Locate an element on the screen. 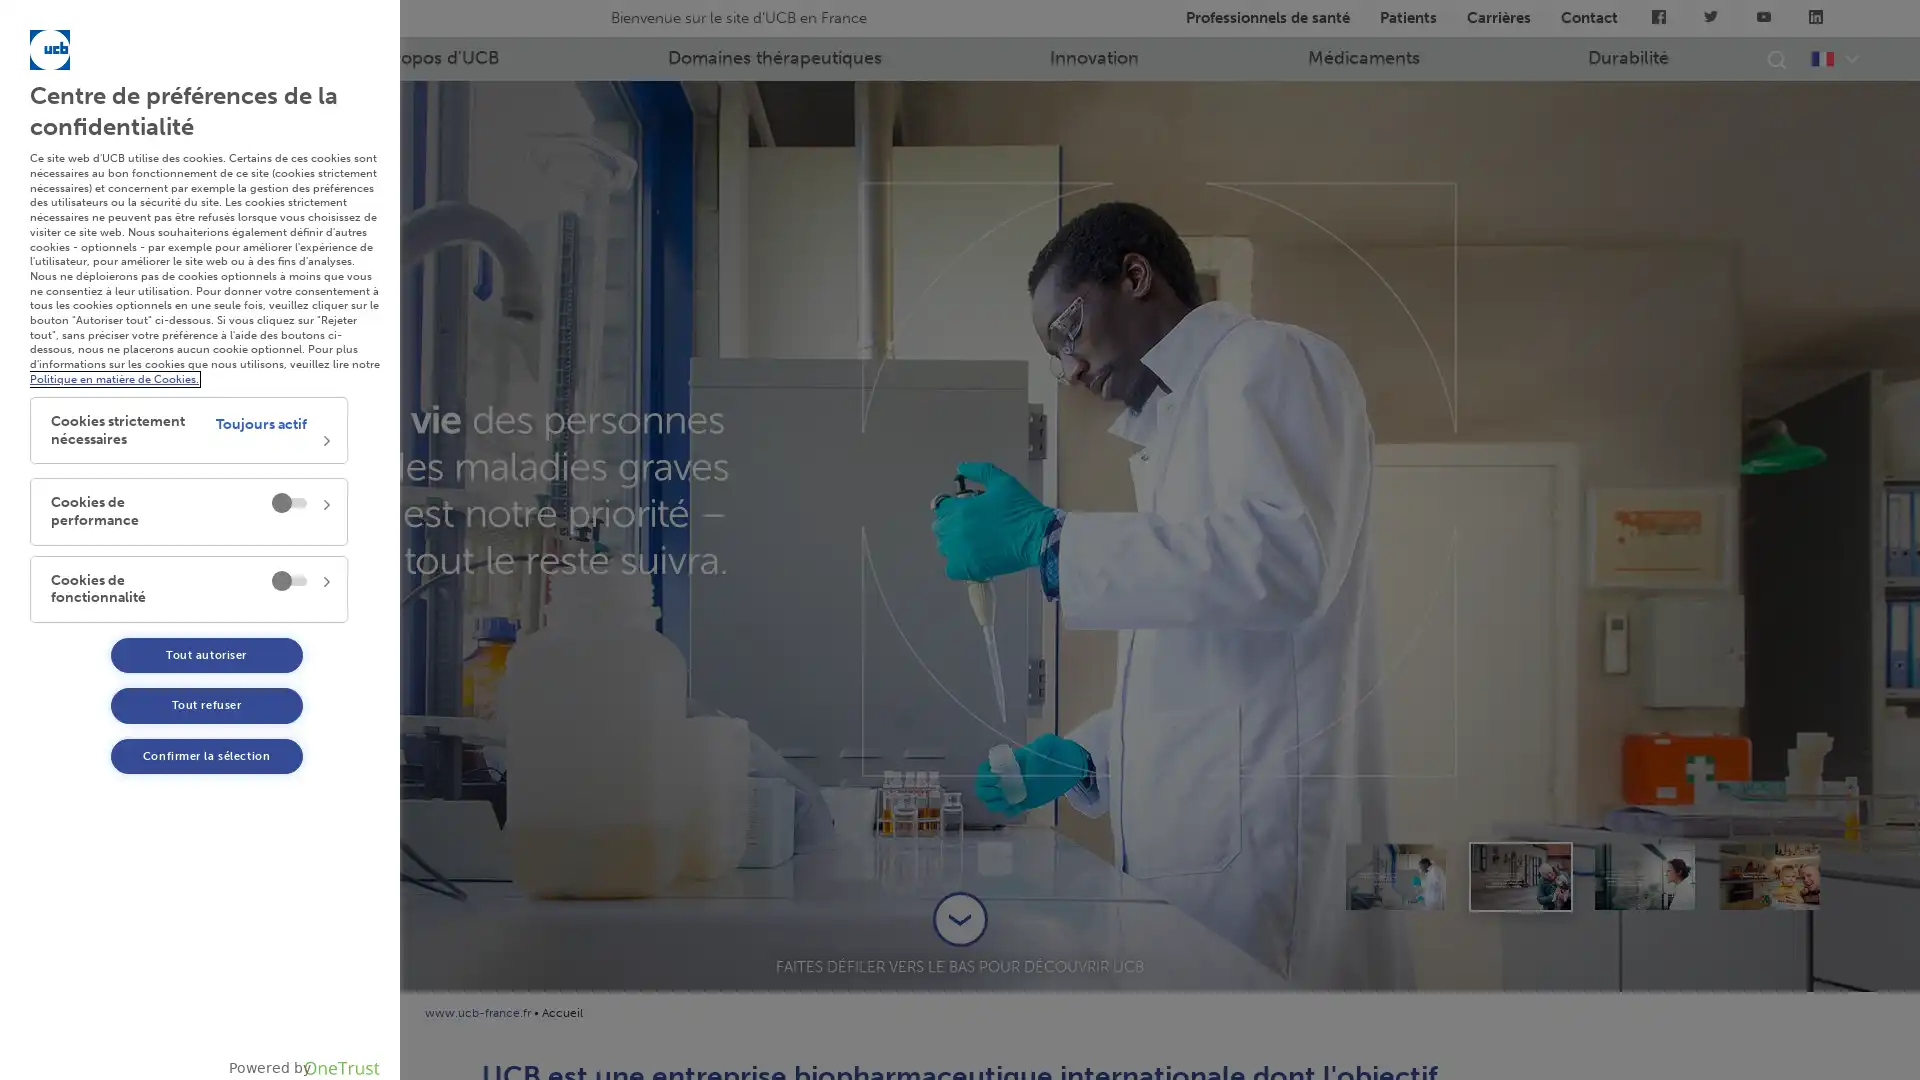  Cookies de fonctionnalite is located at coordinates (188, 587).